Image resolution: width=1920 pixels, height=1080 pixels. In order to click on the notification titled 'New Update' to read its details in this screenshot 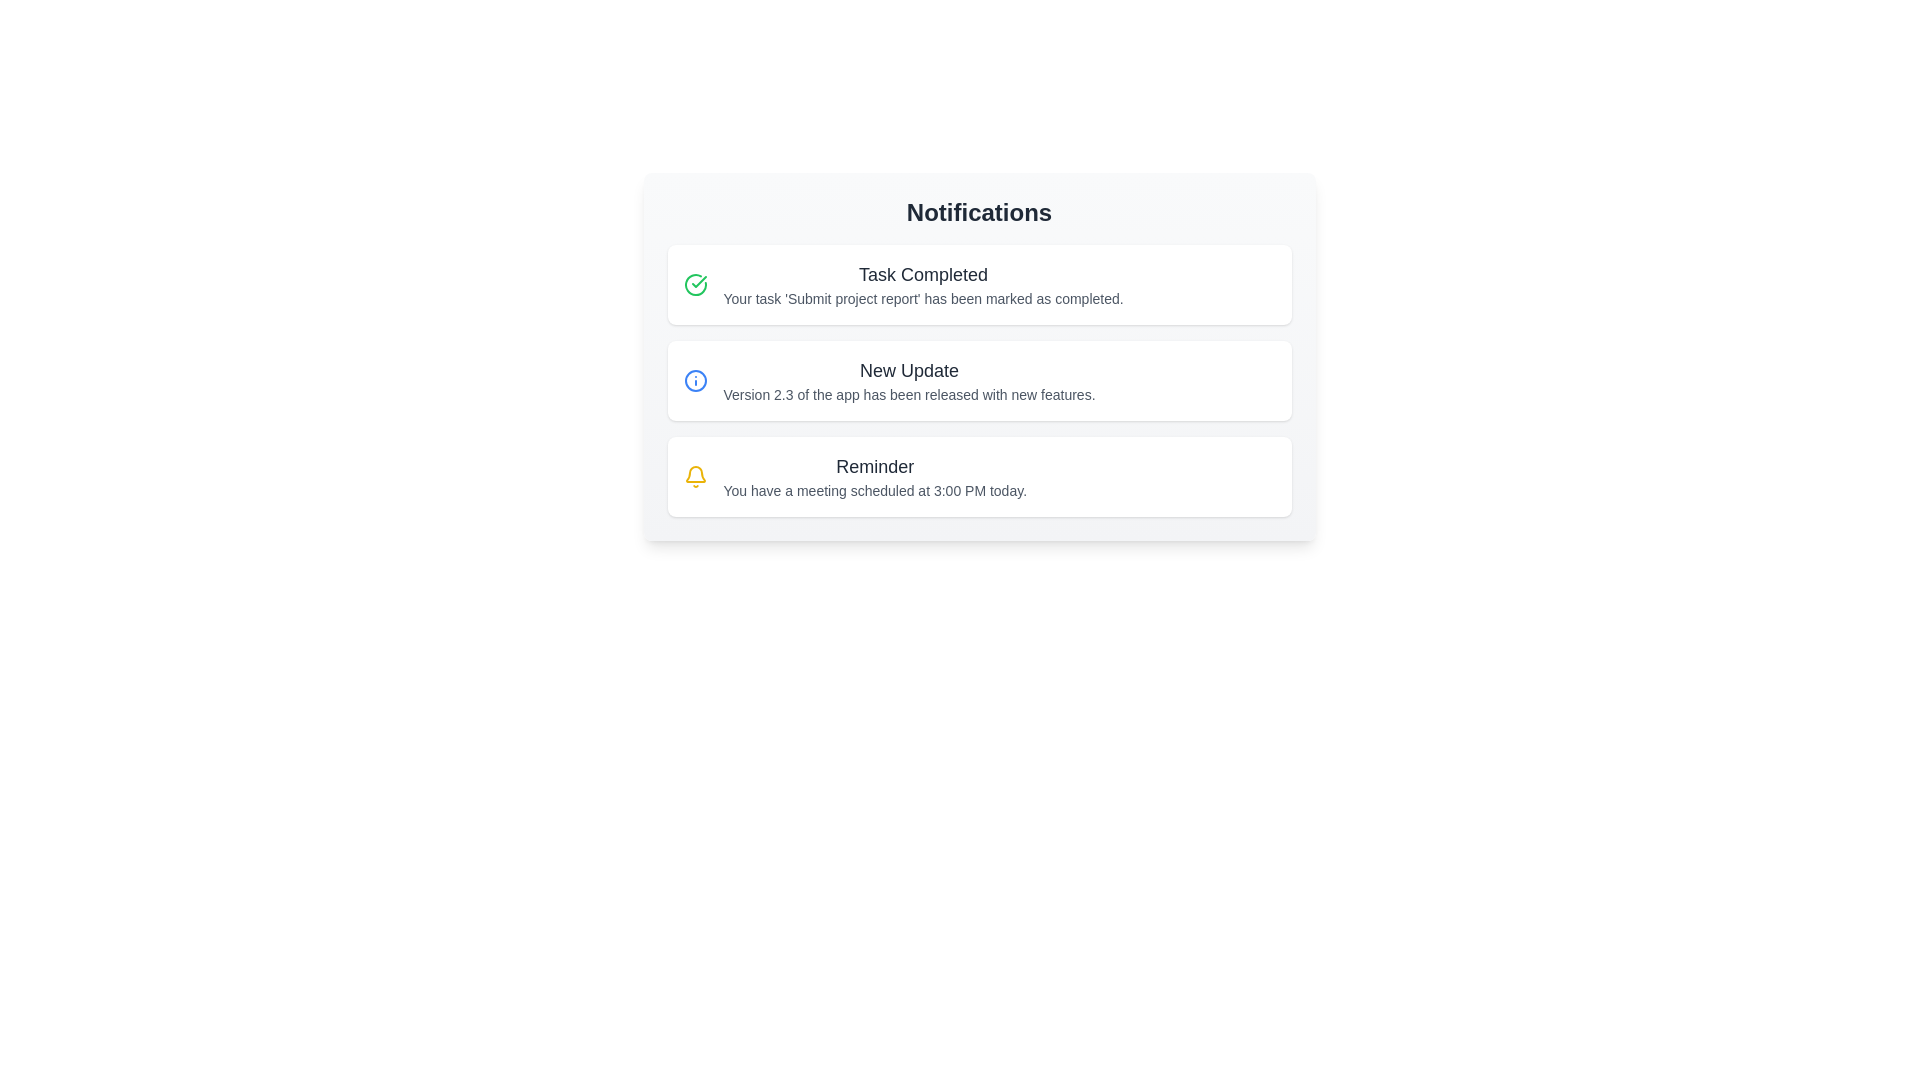, I will do `click(979, 381)`.